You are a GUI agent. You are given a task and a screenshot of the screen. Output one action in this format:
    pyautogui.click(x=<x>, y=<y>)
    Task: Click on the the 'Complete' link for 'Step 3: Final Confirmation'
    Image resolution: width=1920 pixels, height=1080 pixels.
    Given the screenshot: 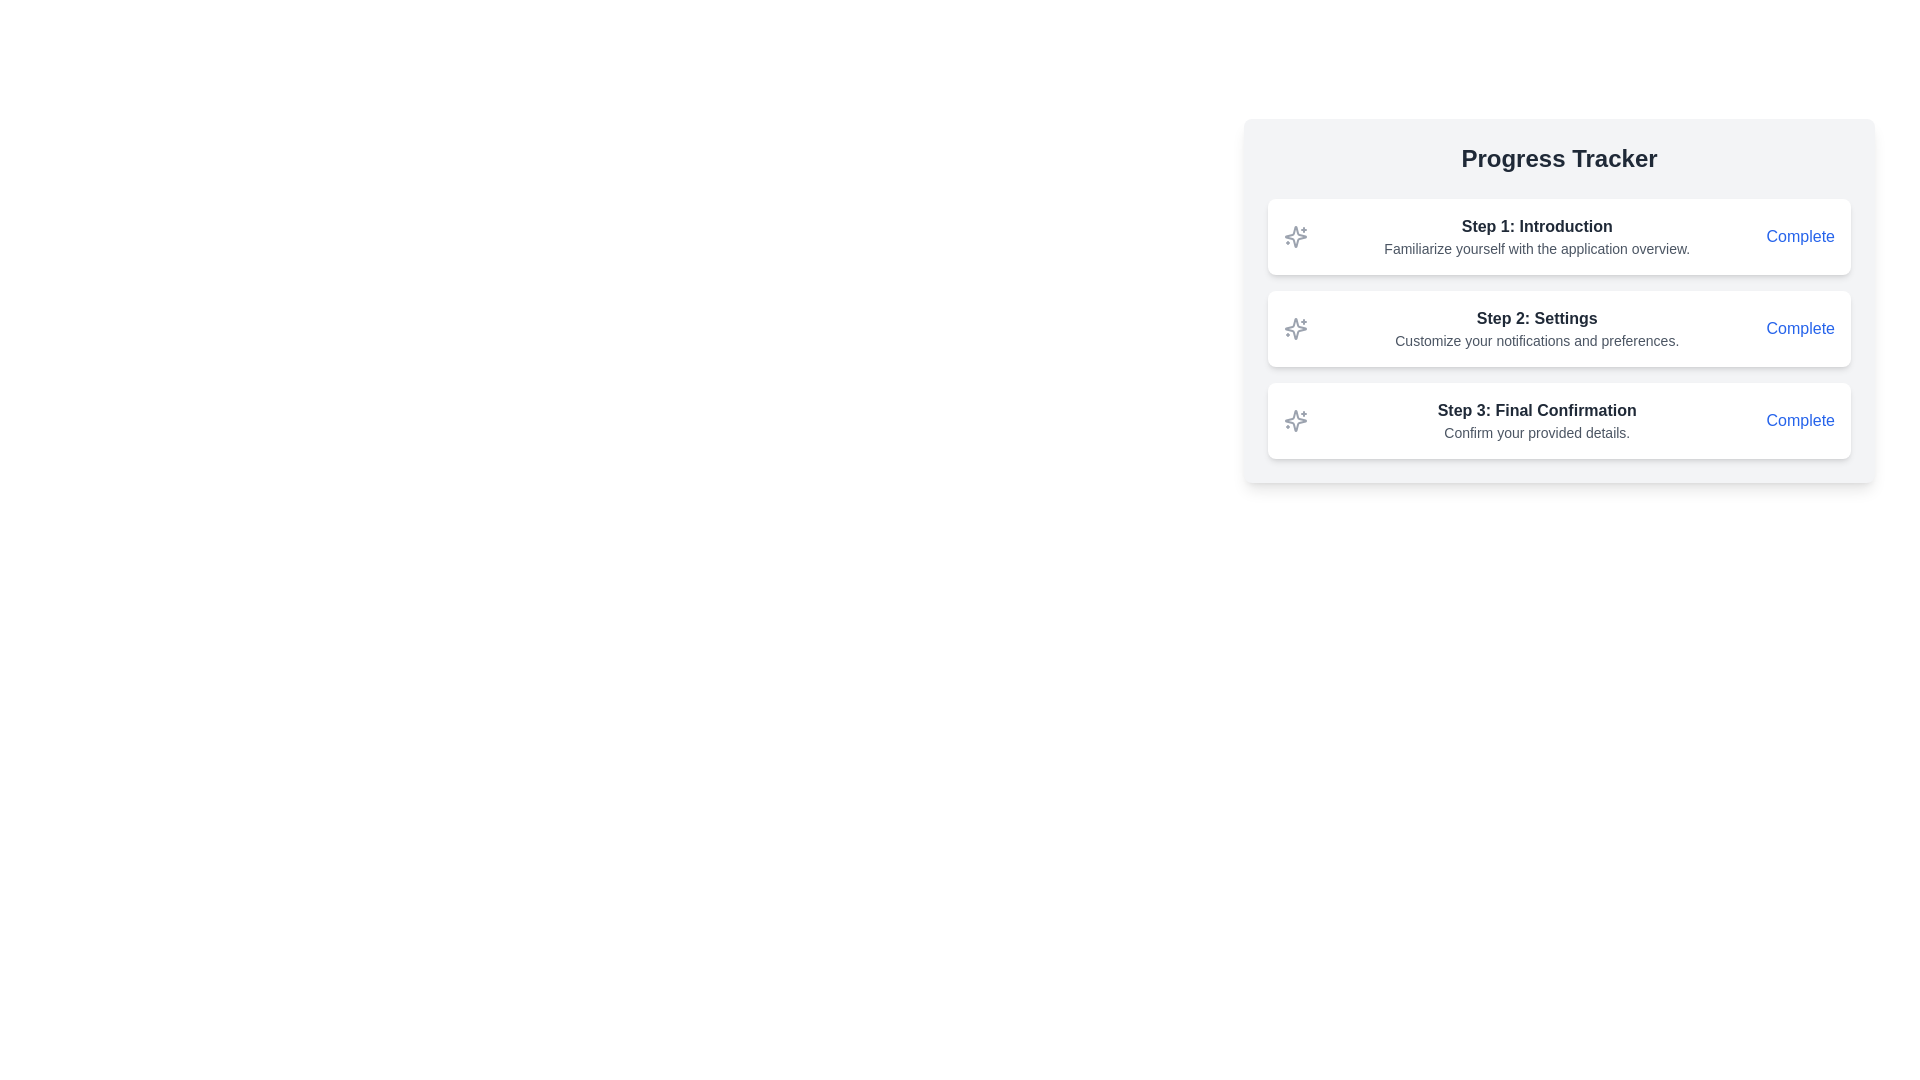 What is the action you would take?
    pyautogui.click(x=1800, y=419)
    